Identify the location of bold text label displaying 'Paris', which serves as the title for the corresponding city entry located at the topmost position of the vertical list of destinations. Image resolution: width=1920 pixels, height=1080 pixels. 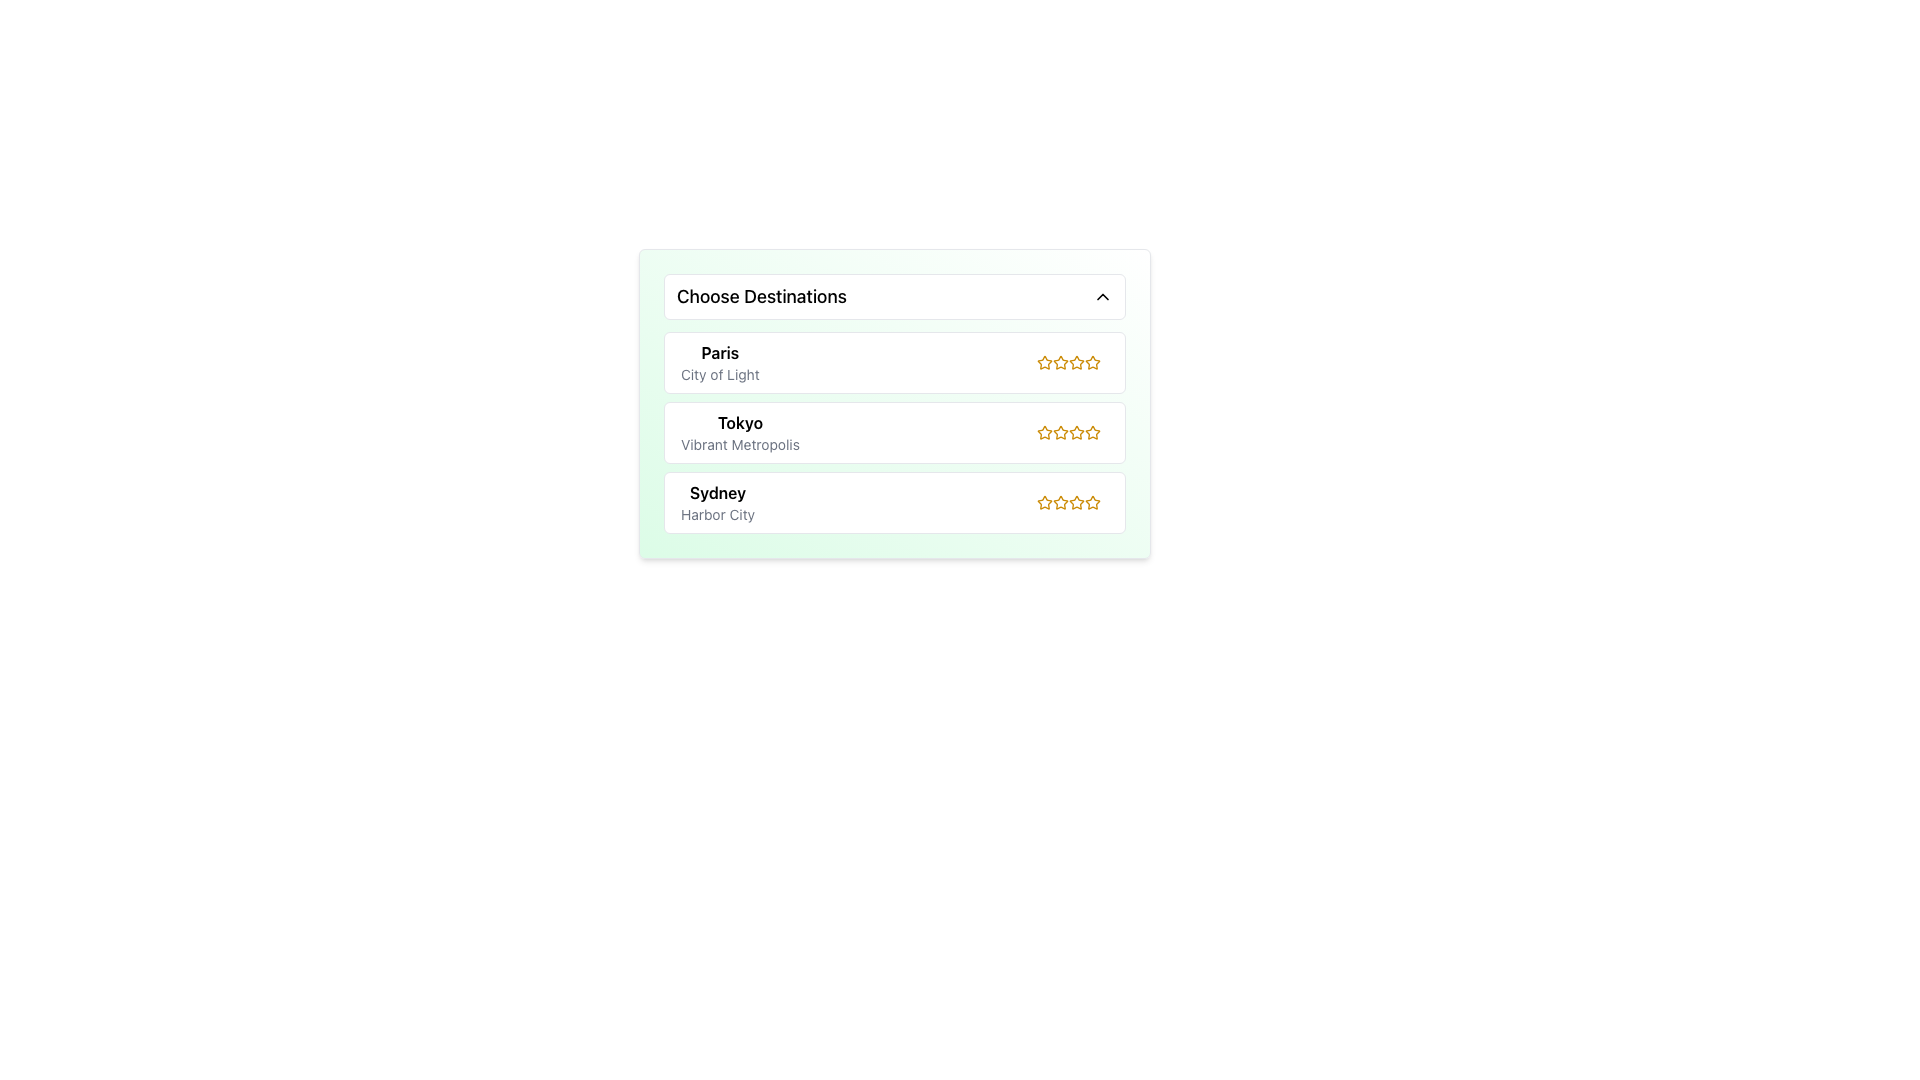
(720, 352).